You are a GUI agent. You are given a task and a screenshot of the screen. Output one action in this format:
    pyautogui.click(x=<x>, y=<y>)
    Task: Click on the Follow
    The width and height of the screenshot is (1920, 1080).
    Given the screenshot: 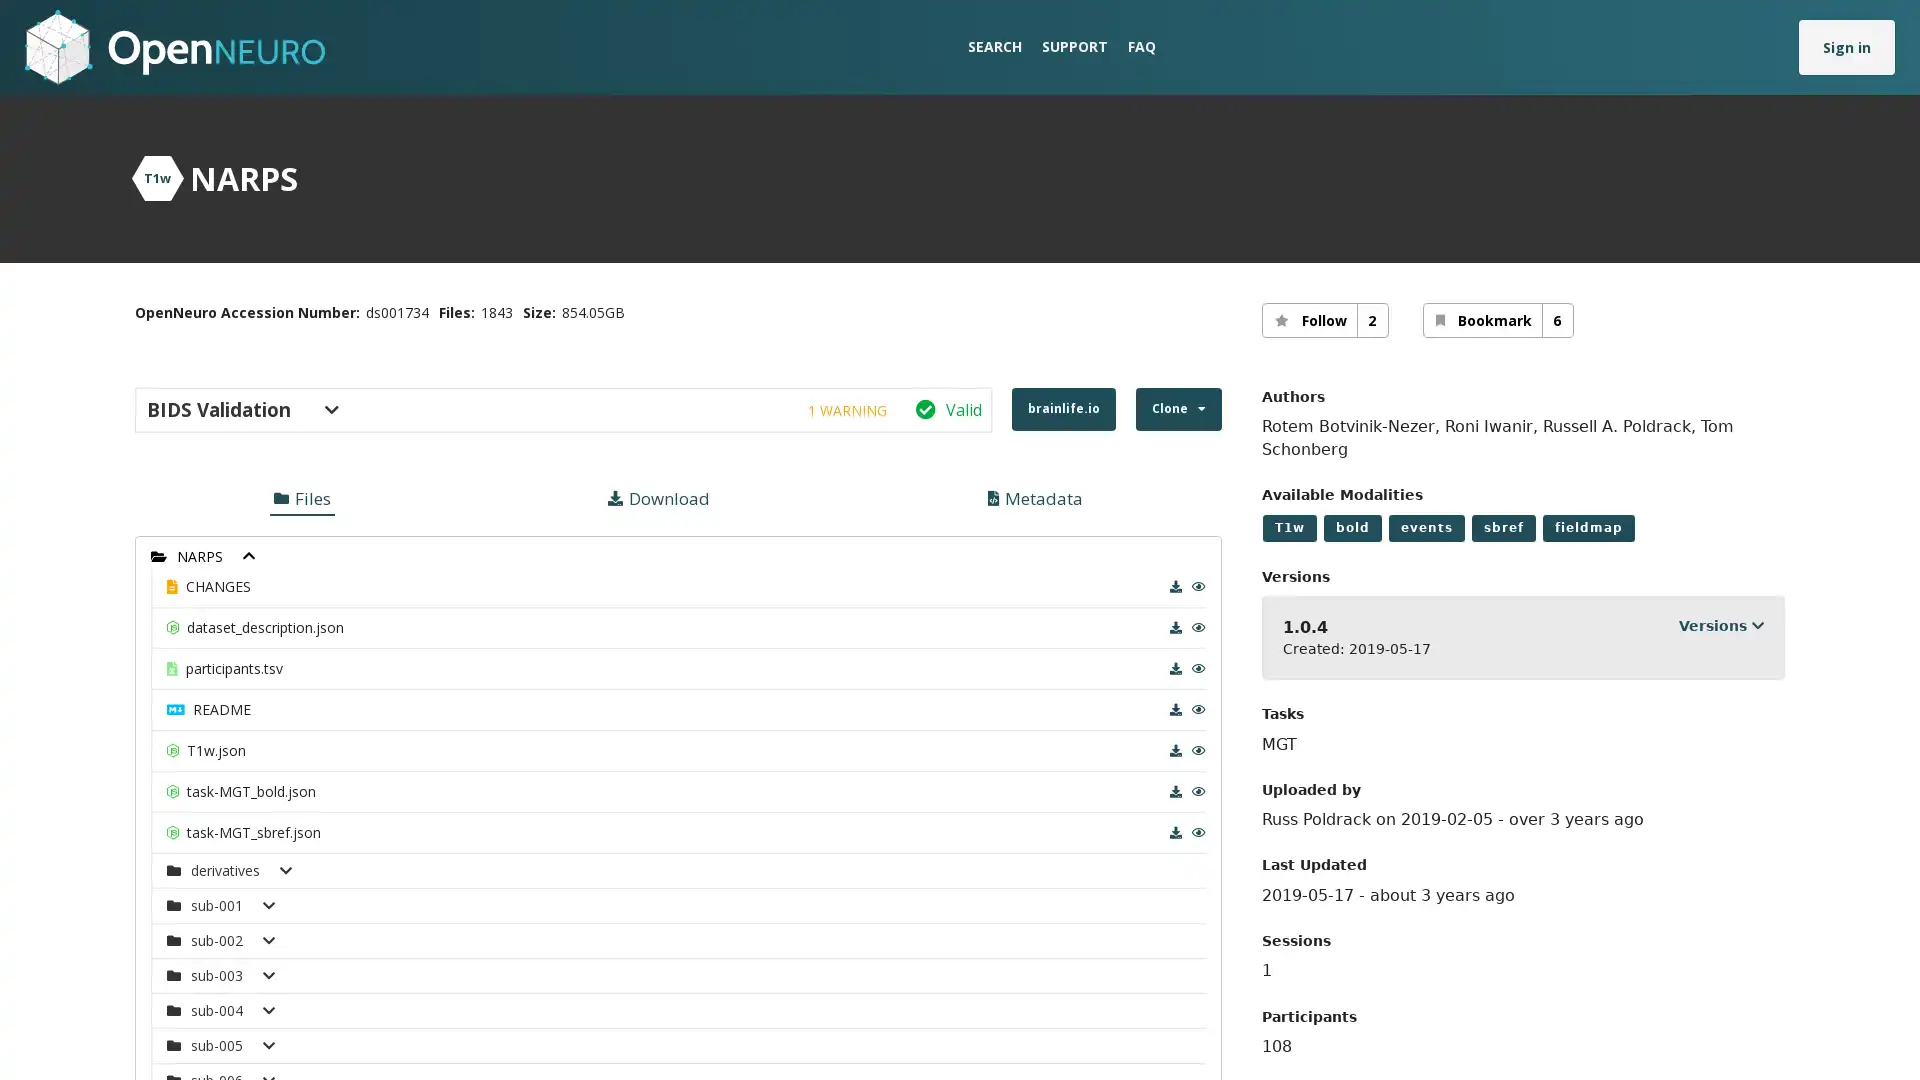 What is the action you would take?
    pyautogui.click(x=1324, y=319)
    